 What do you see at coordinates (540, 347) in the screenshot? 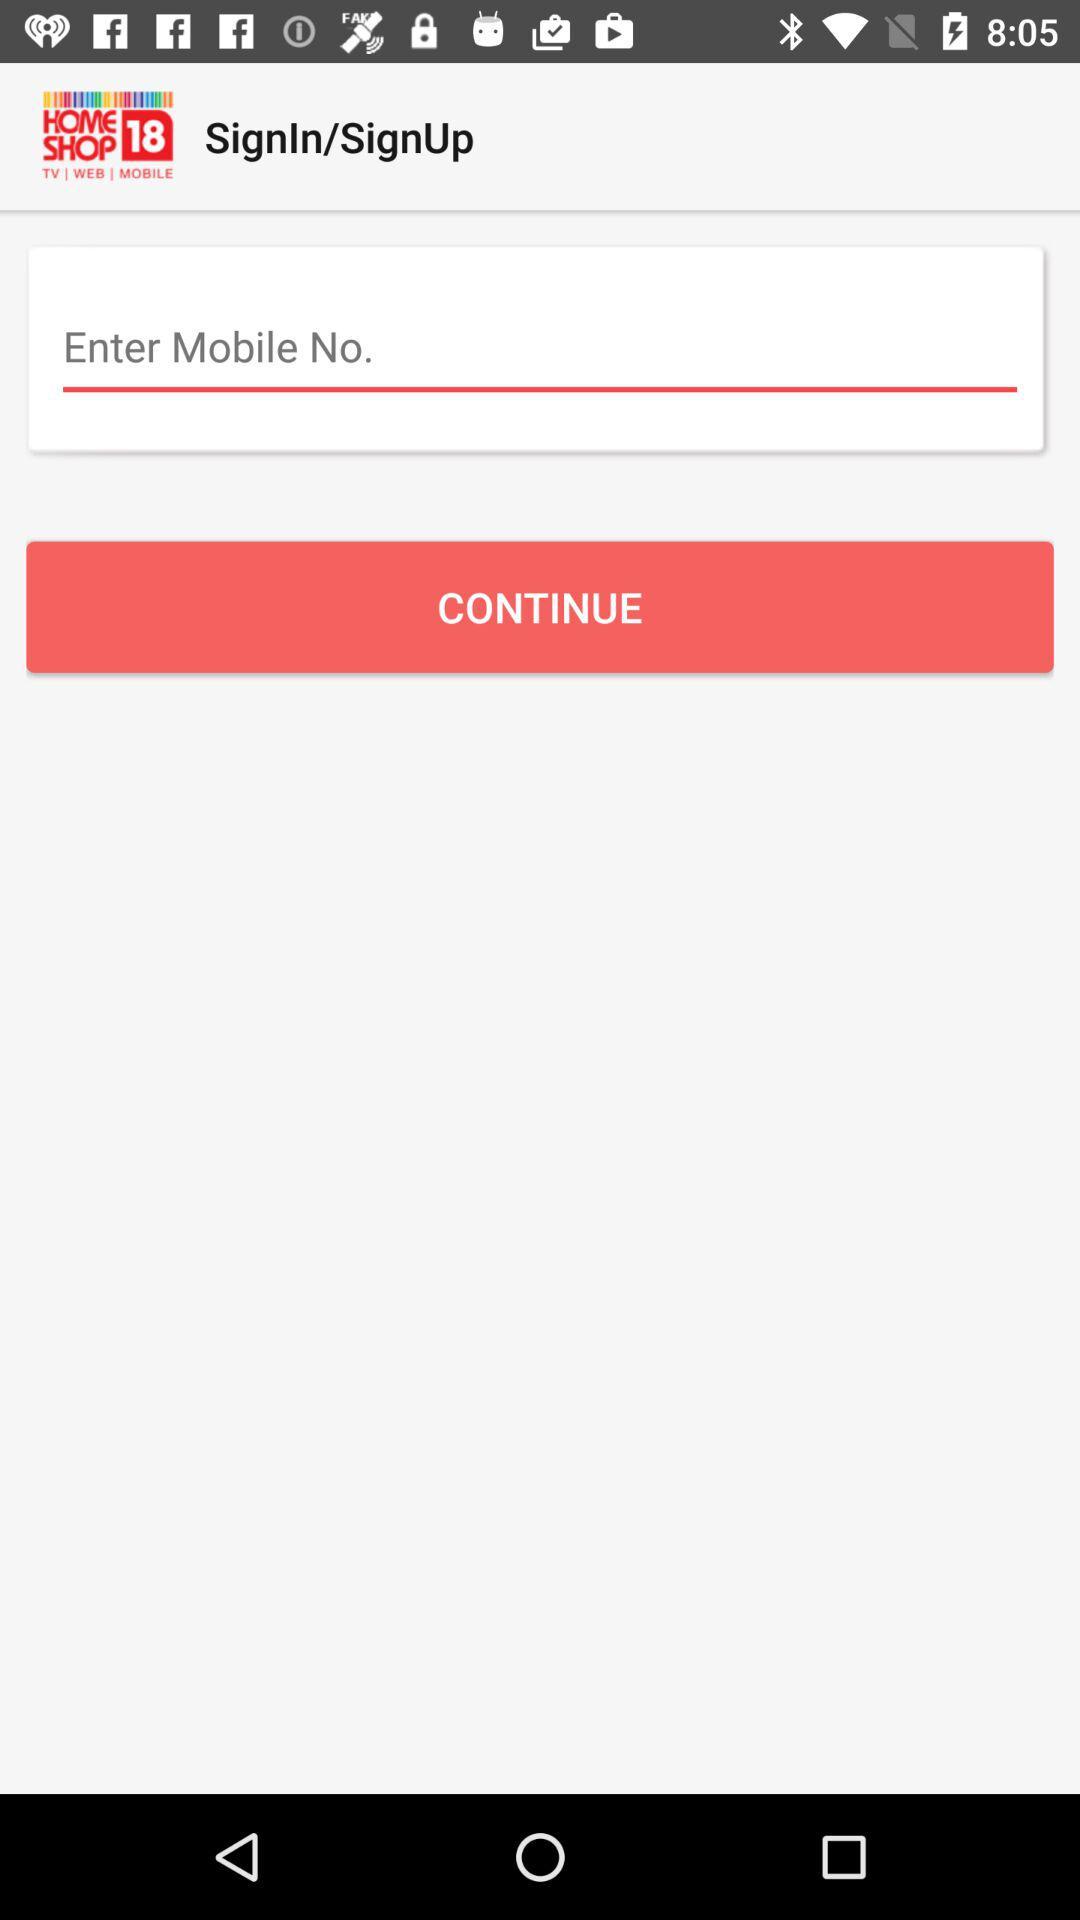
I see `icon above continue icon` at bounding box center [540, 347].